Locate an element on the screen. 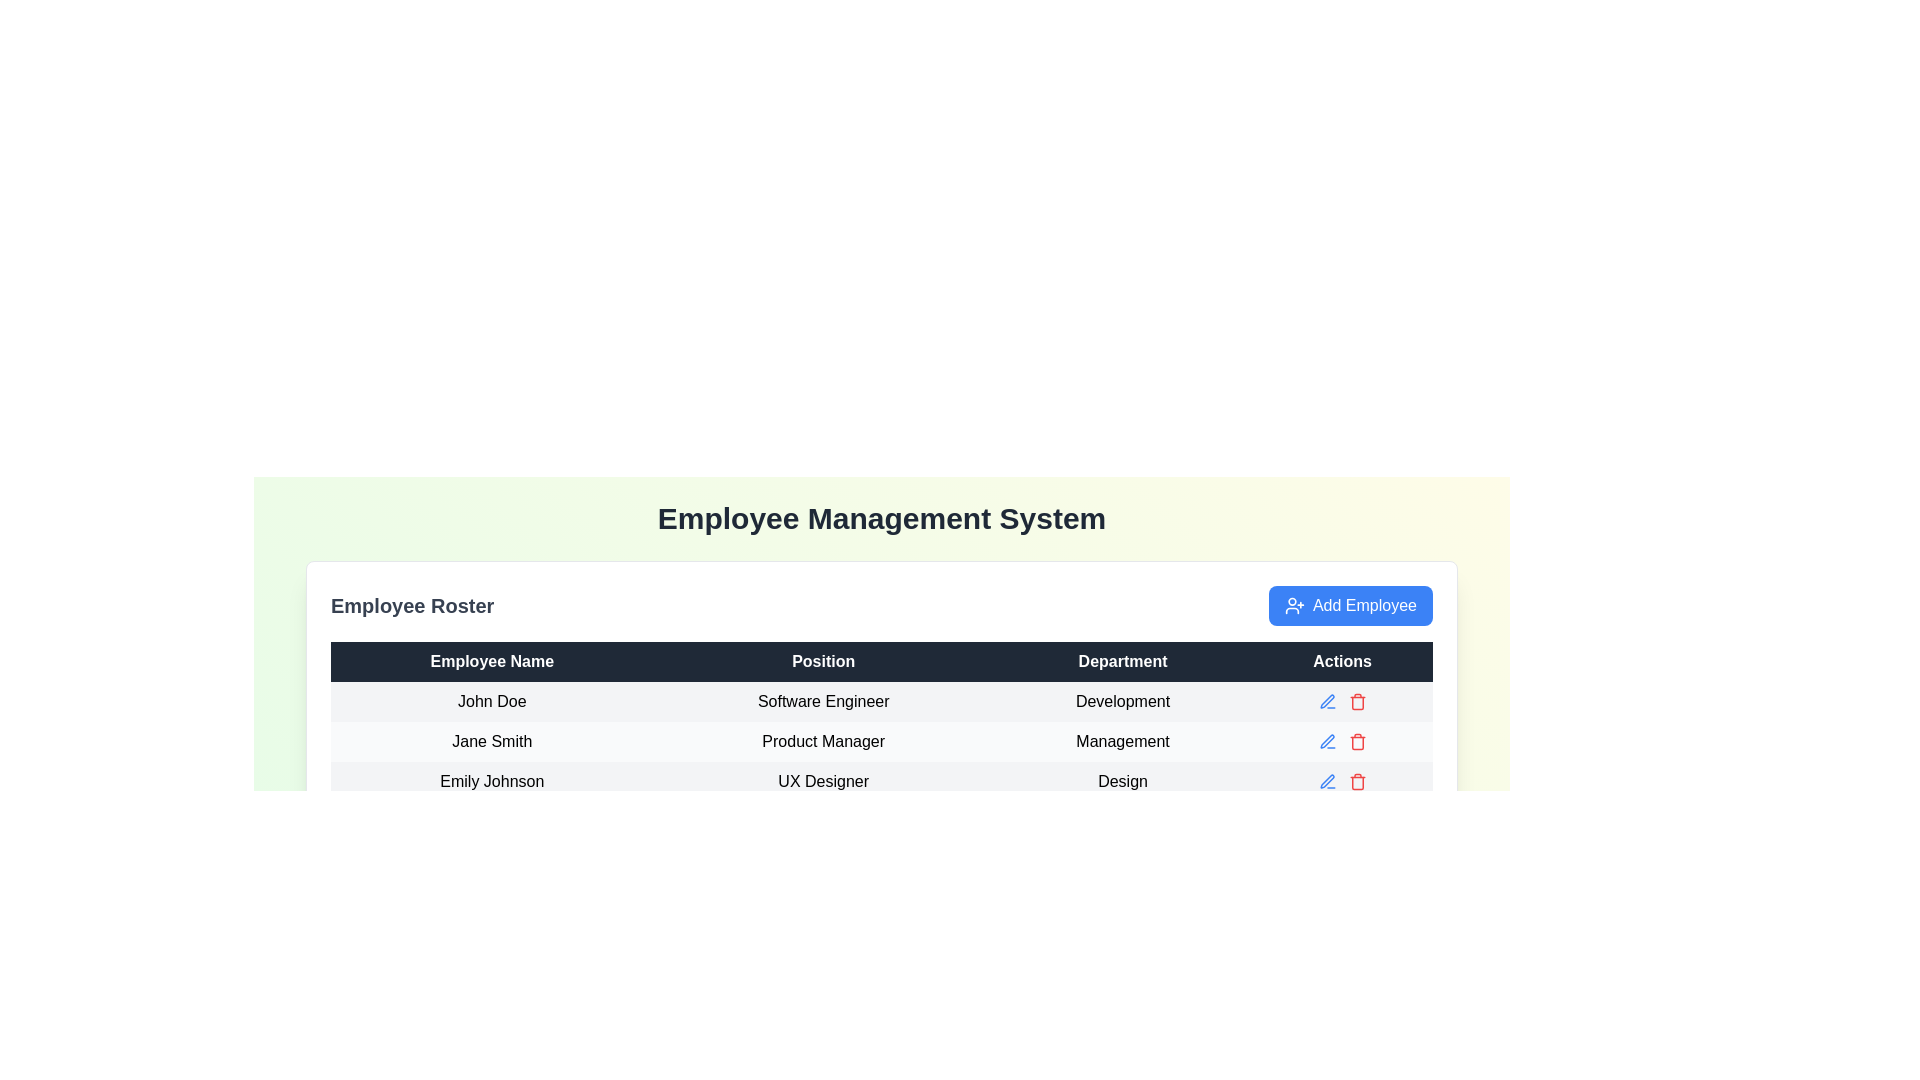 This screenshot has width=1920, height=1080. the text label displaying 'John Doe' in the 'Employee Name' column of the Employee Roster table is located at coordinates (492, 701).